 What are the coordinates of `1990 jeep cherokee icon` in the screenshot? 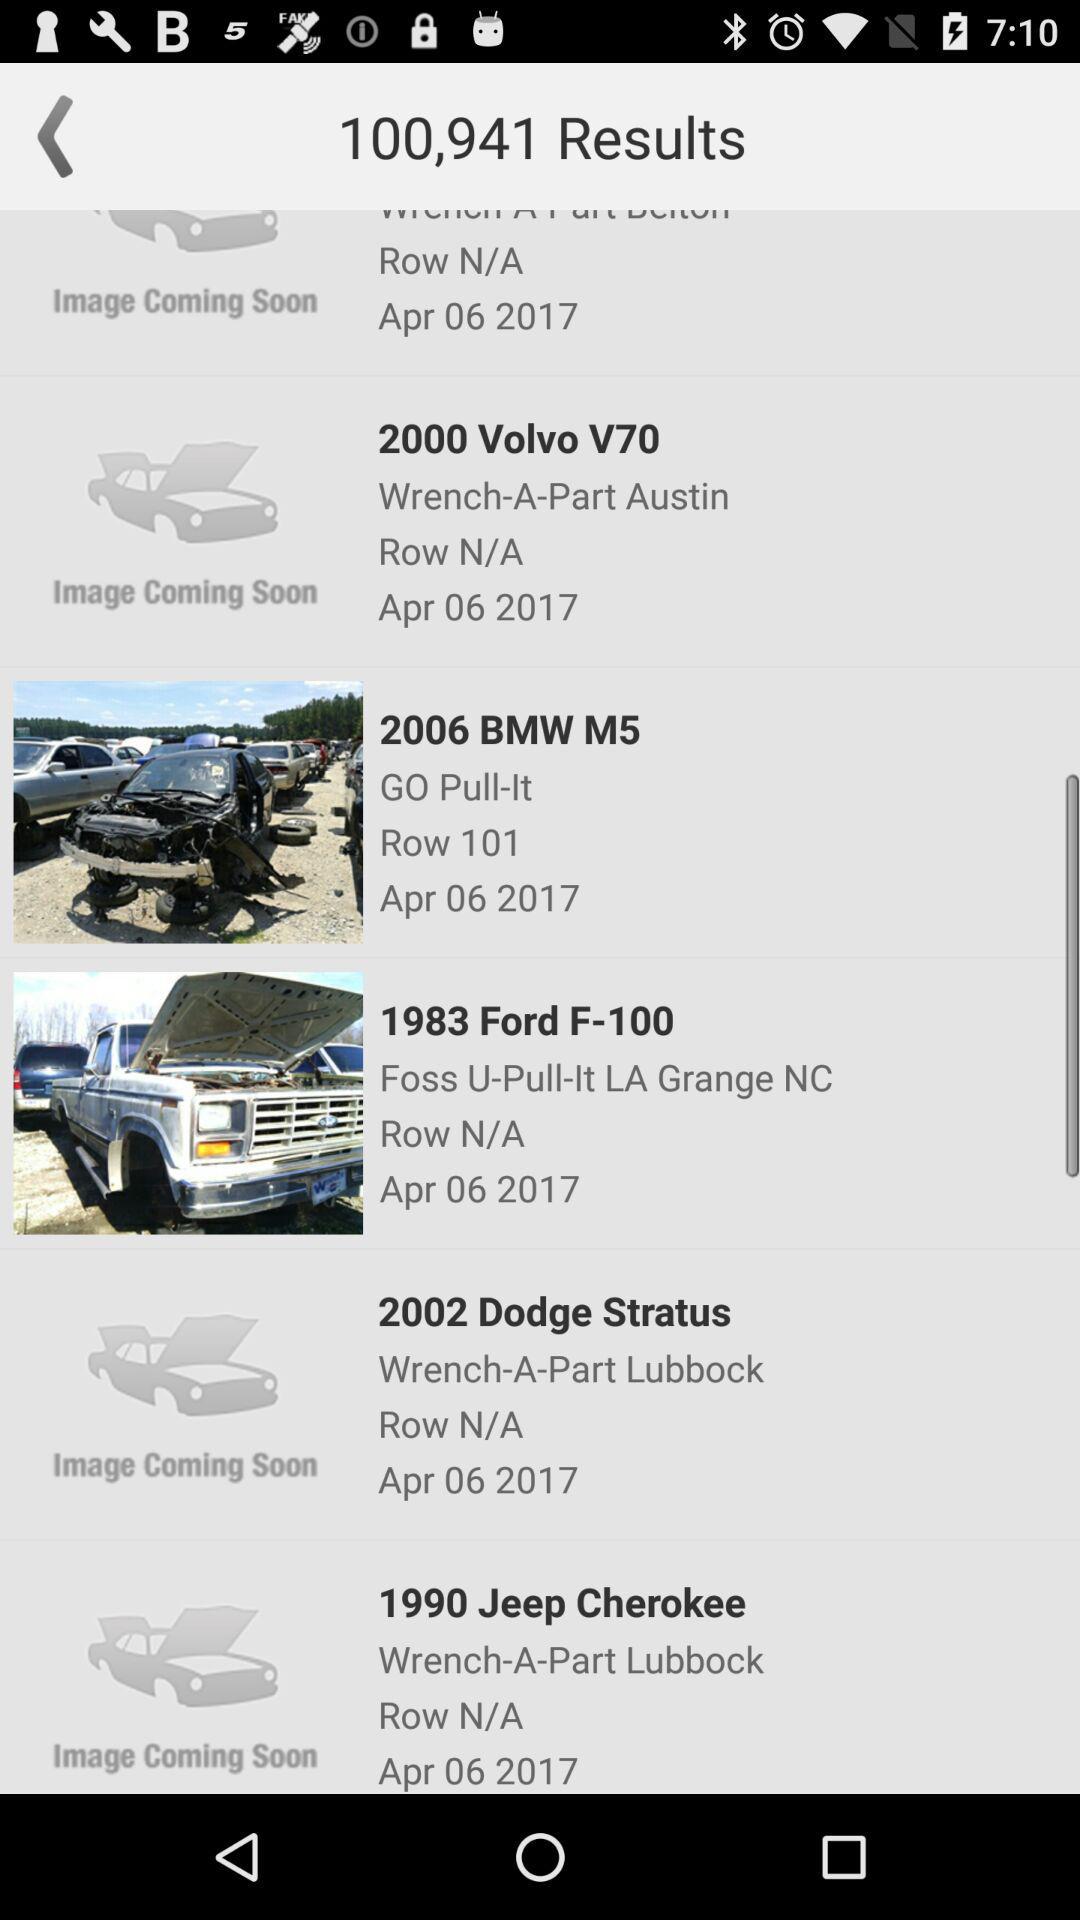 It's located at (727, 1601).